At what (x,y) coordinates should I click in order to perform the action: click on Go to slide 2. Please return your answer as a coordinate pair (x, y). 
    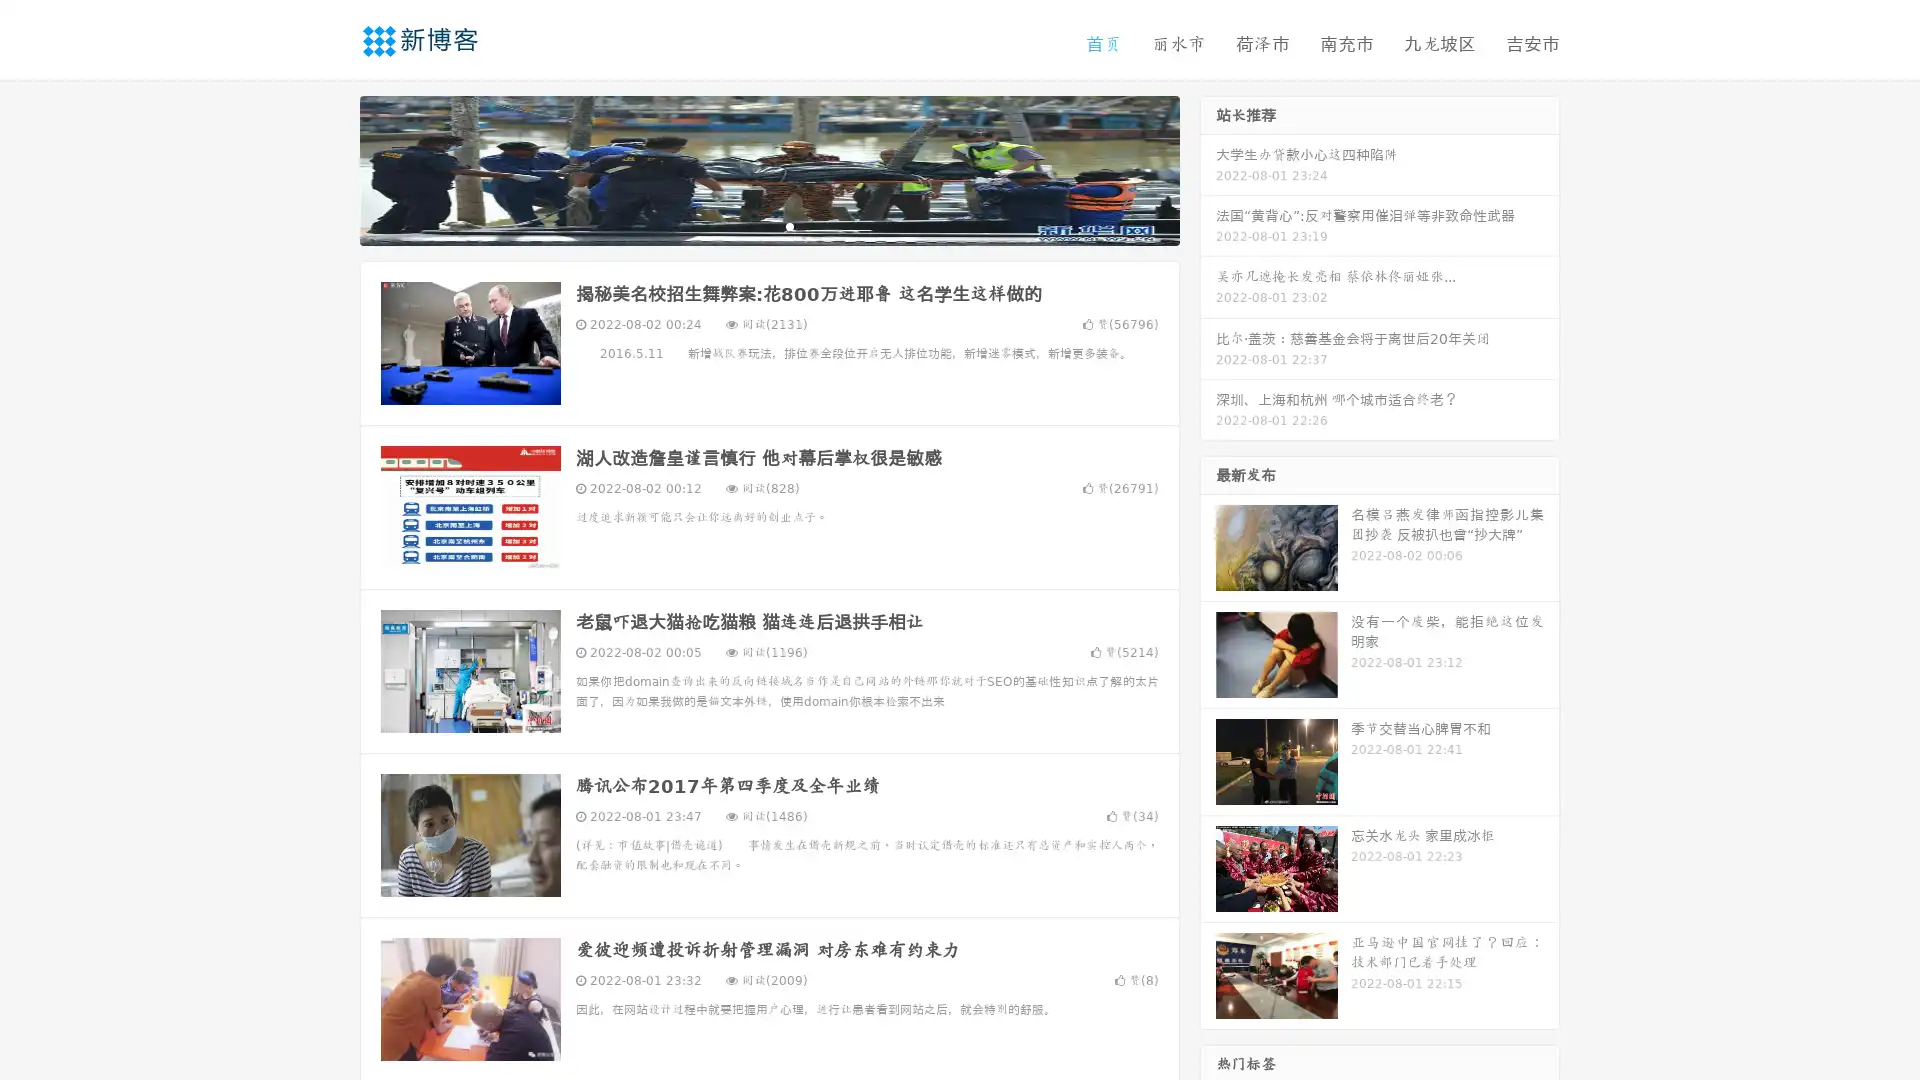
    Looking at the image, I should click on (768, 225).